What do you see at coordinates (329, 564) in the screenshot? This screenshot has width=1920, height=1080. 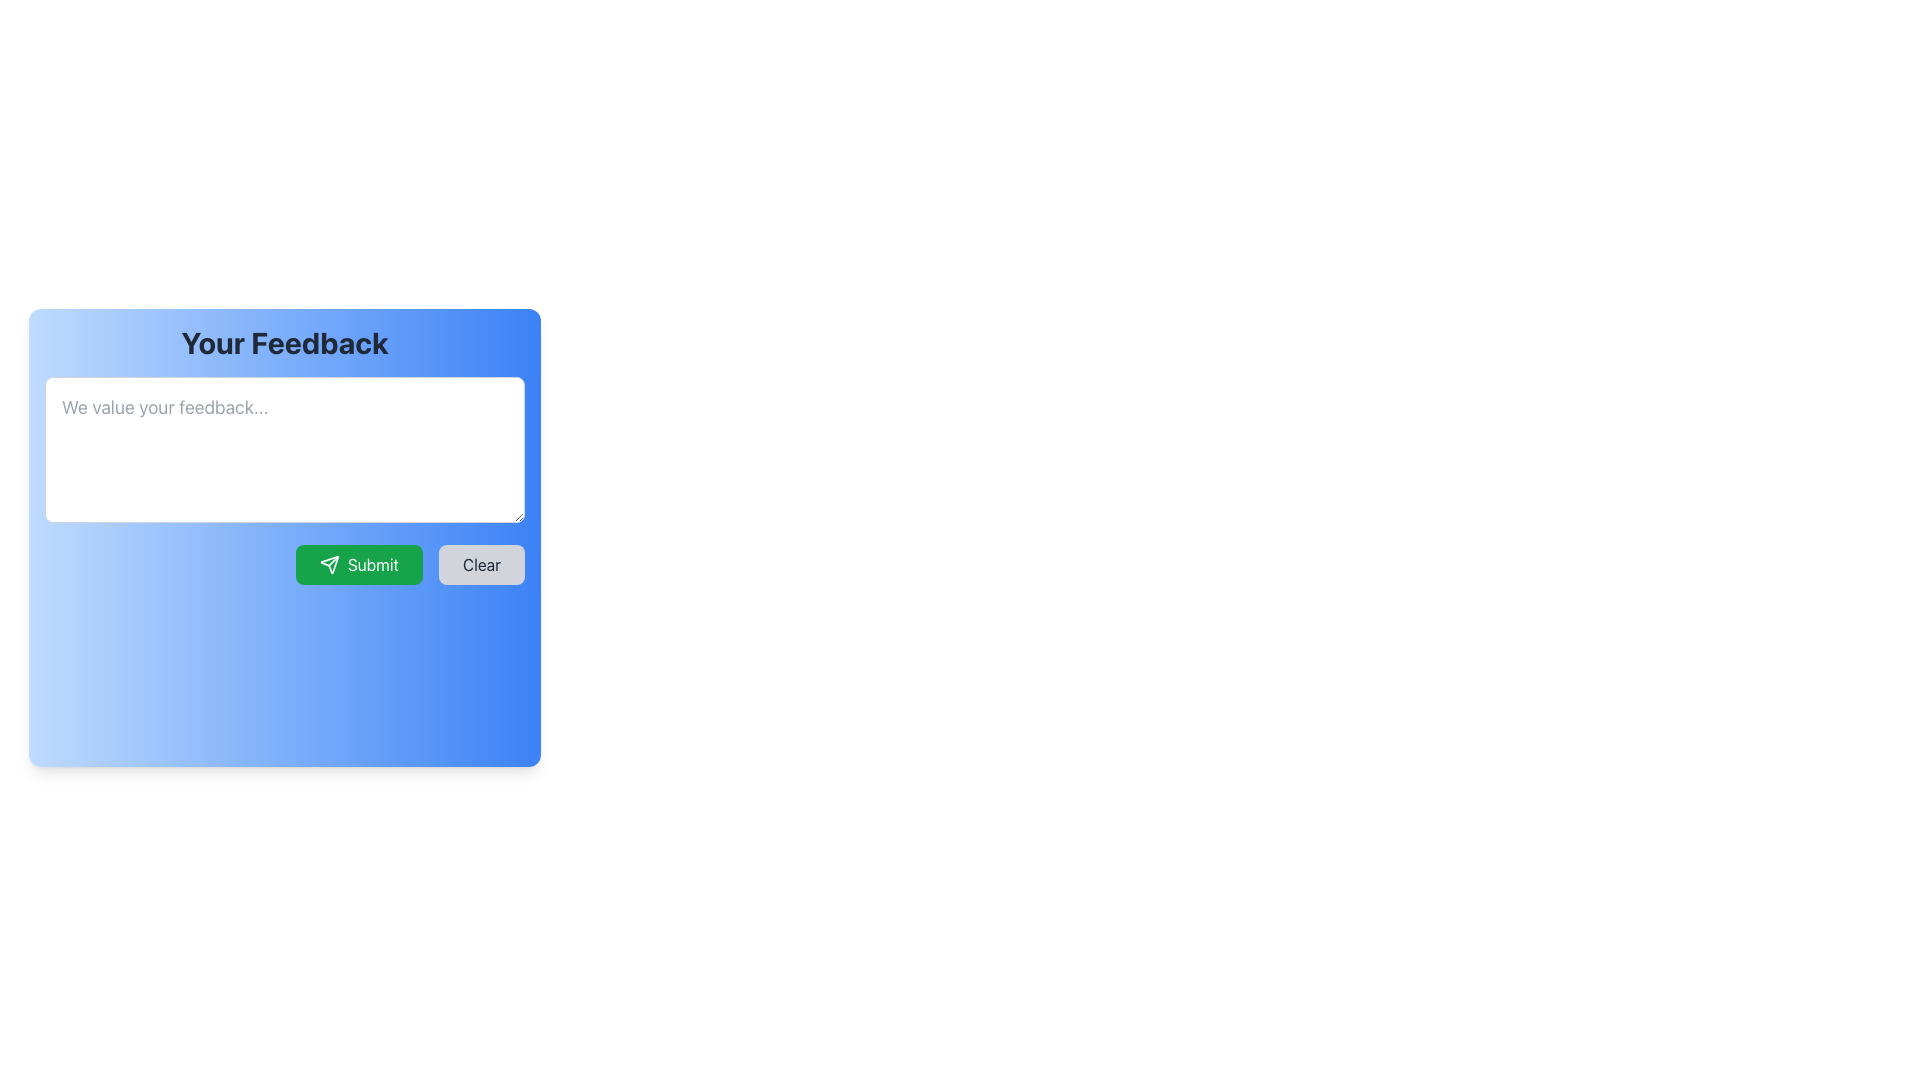 I see `the decorative send action arrow icon located inside the lower green 'Submit' button in the 'Your Feedback' popup interface` at bounding box center [329, 564].